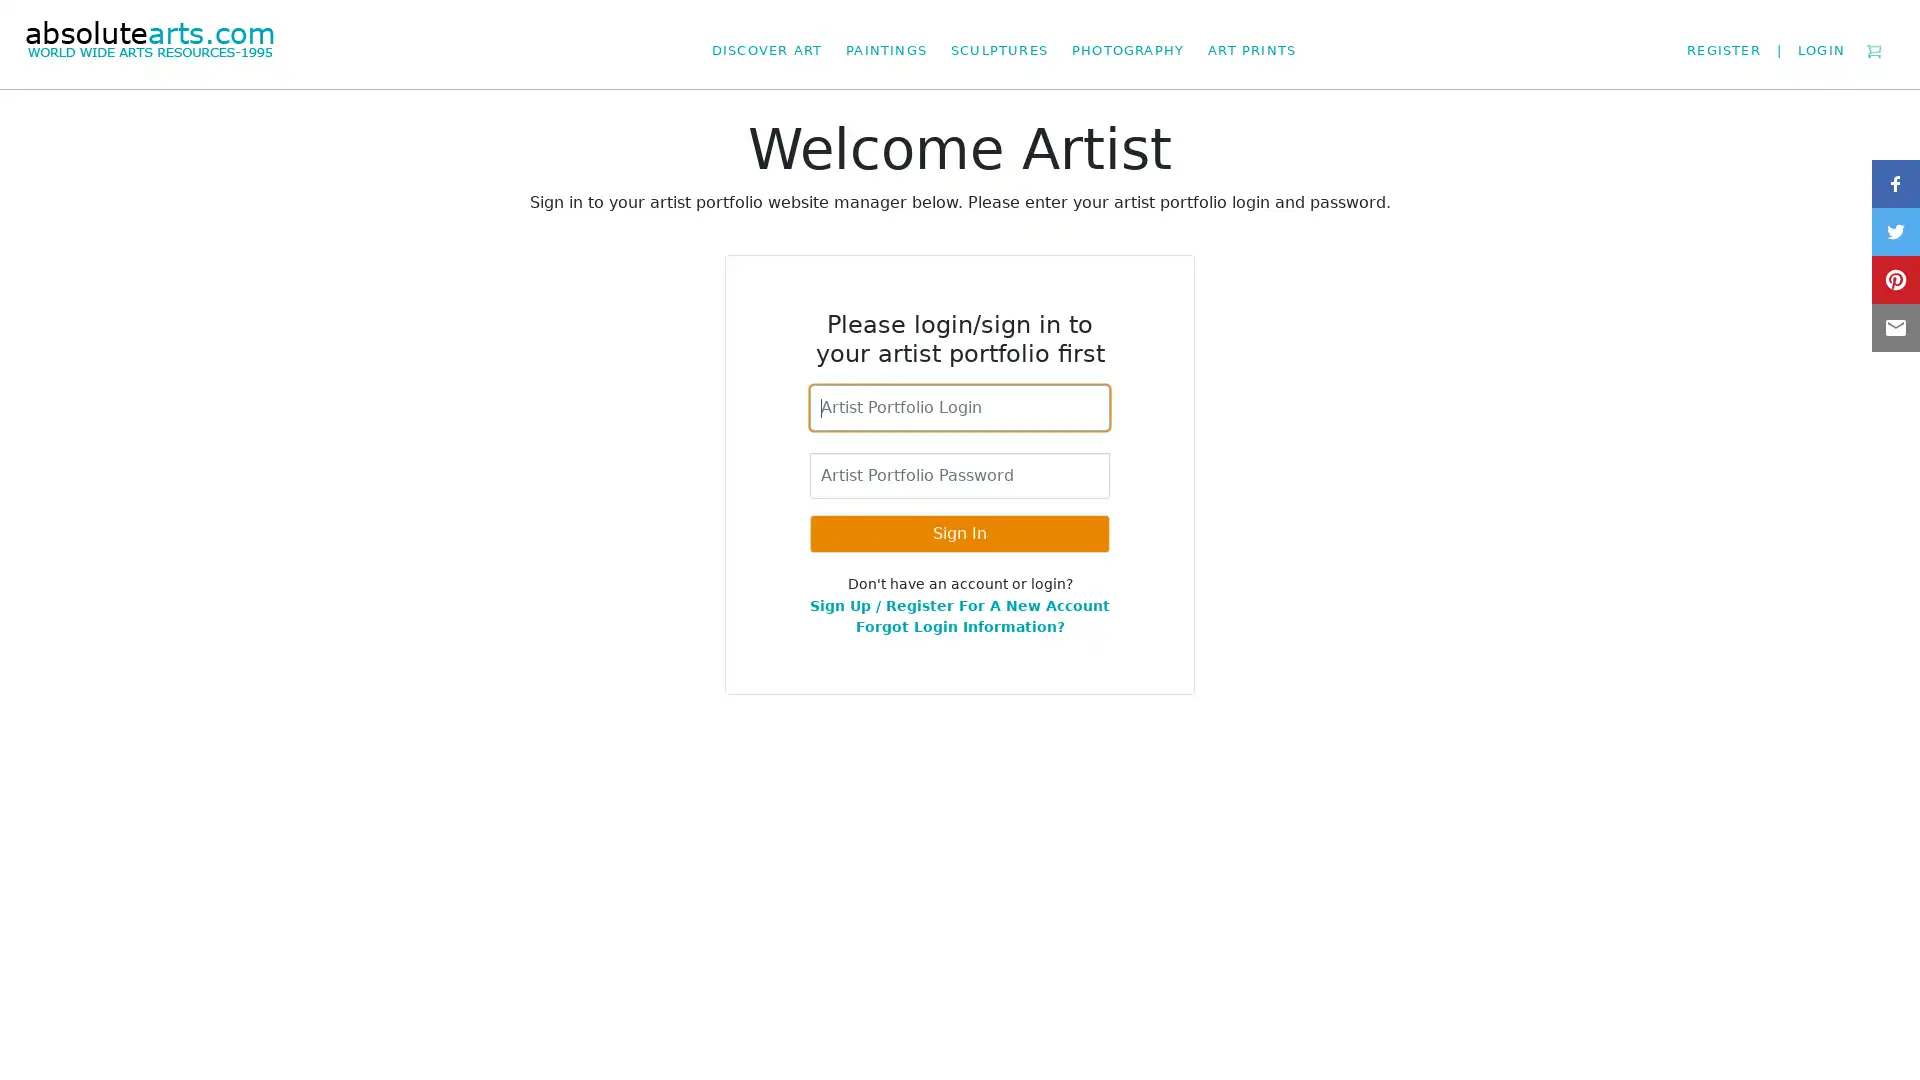 This screenshot has width=1920, height=1080. I want to click on Sign In, so click(960, 531).